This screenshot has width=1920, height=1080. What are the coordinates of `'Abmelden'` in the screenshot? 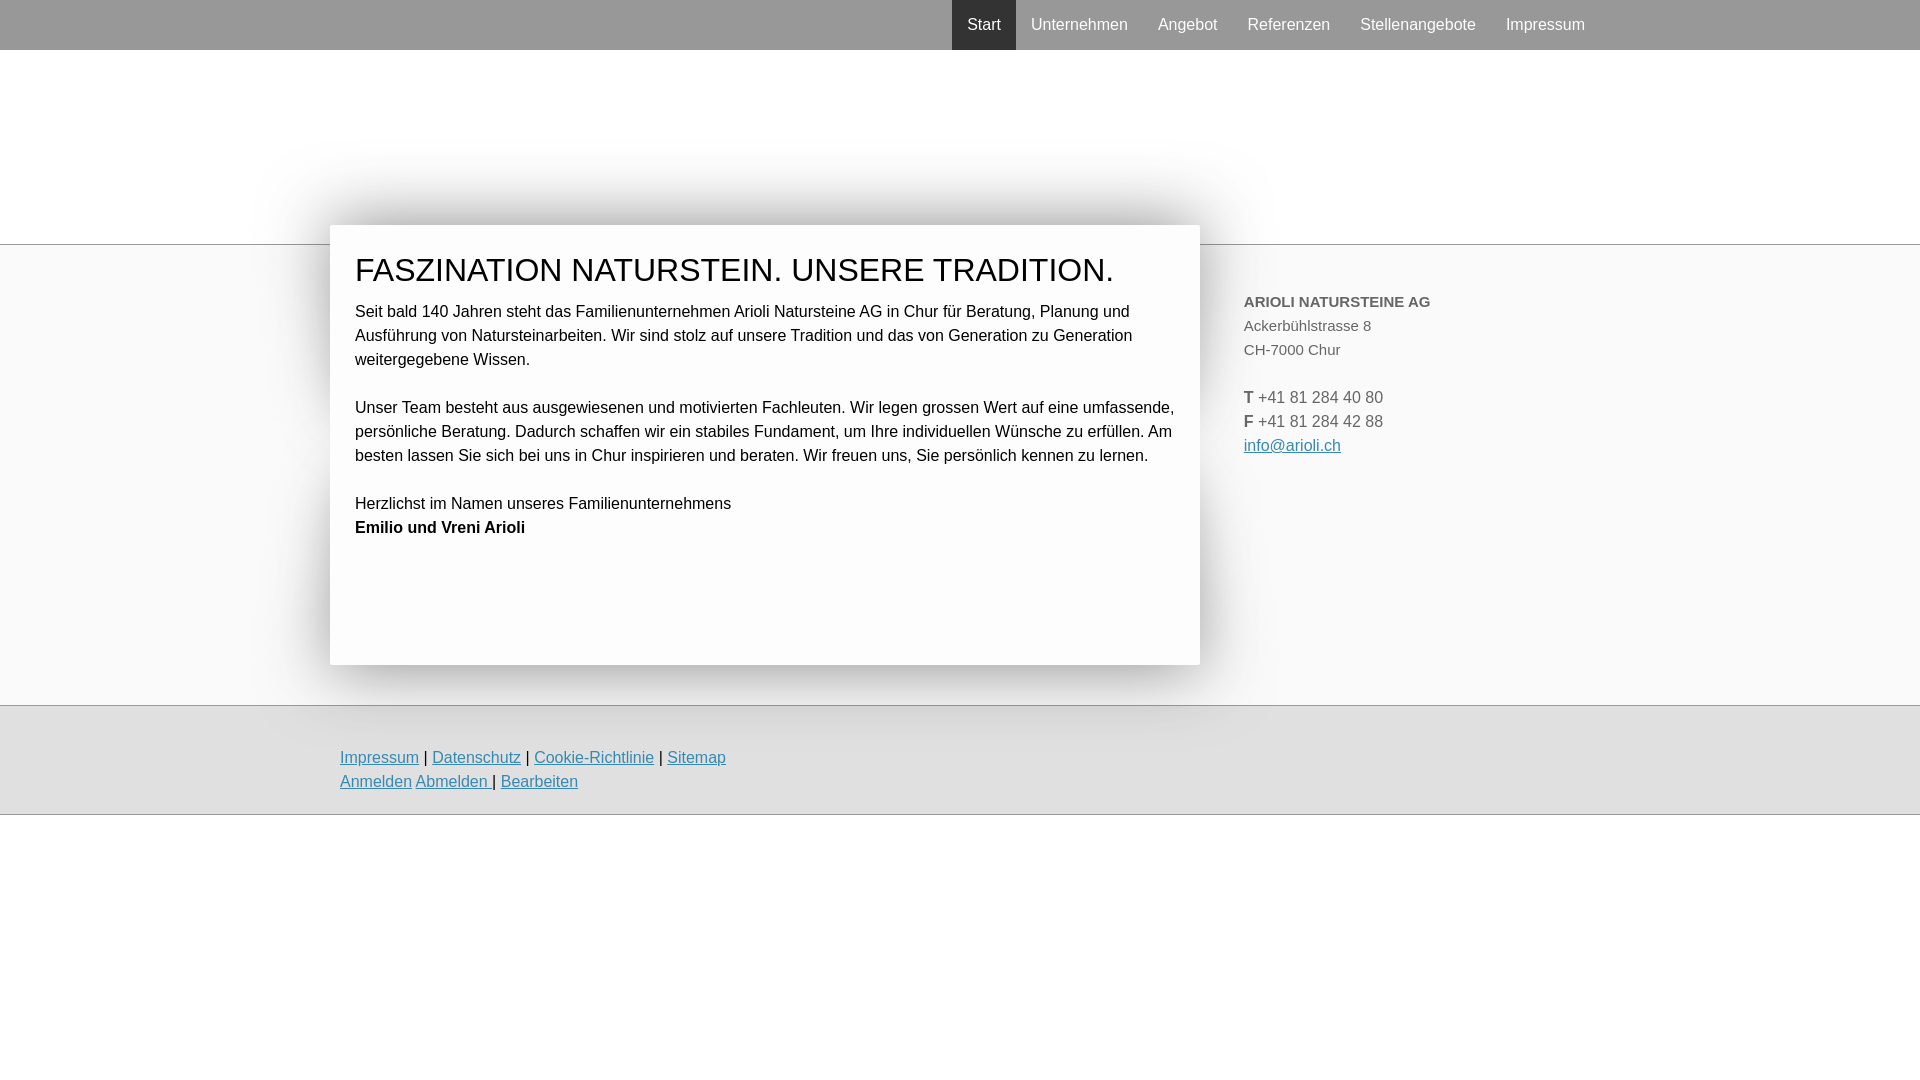 It's located at (453, 780).